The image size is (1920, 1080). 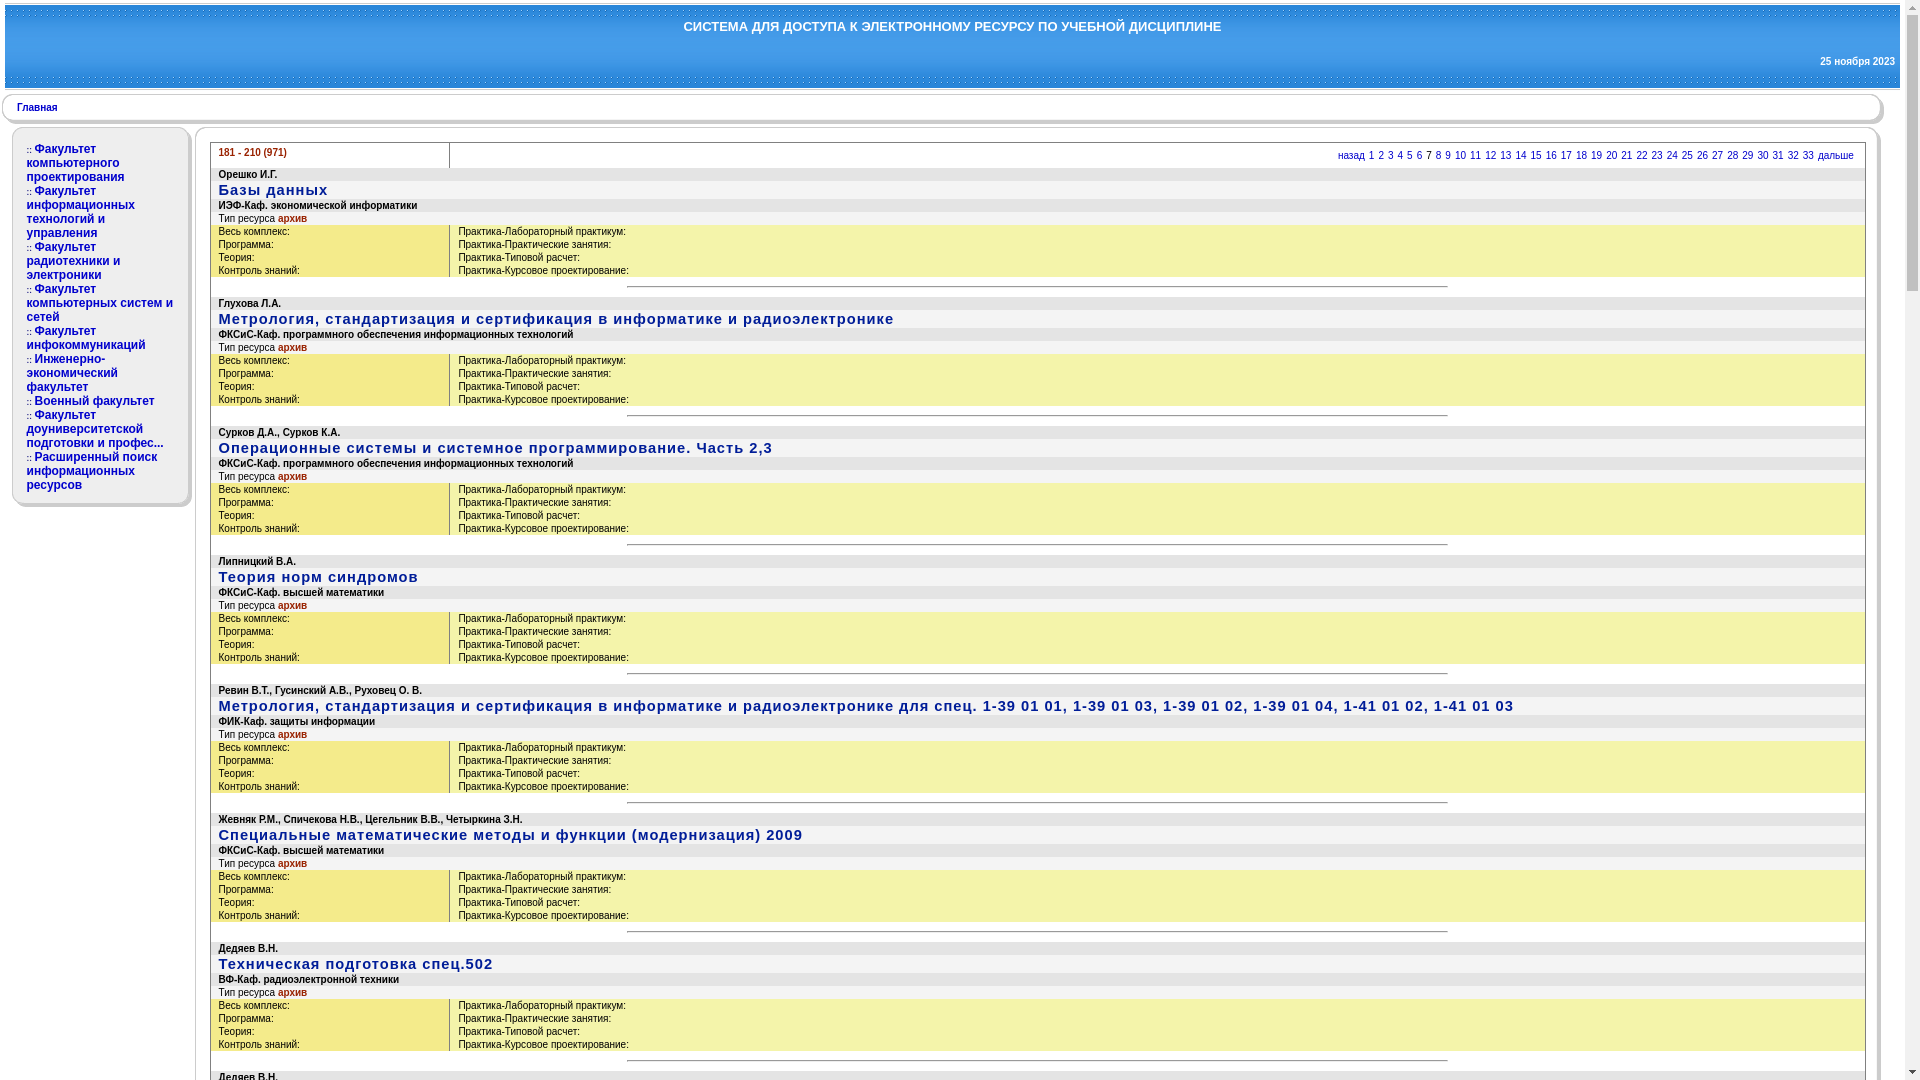 I want to click on '30', so click(x=1762, y=154).